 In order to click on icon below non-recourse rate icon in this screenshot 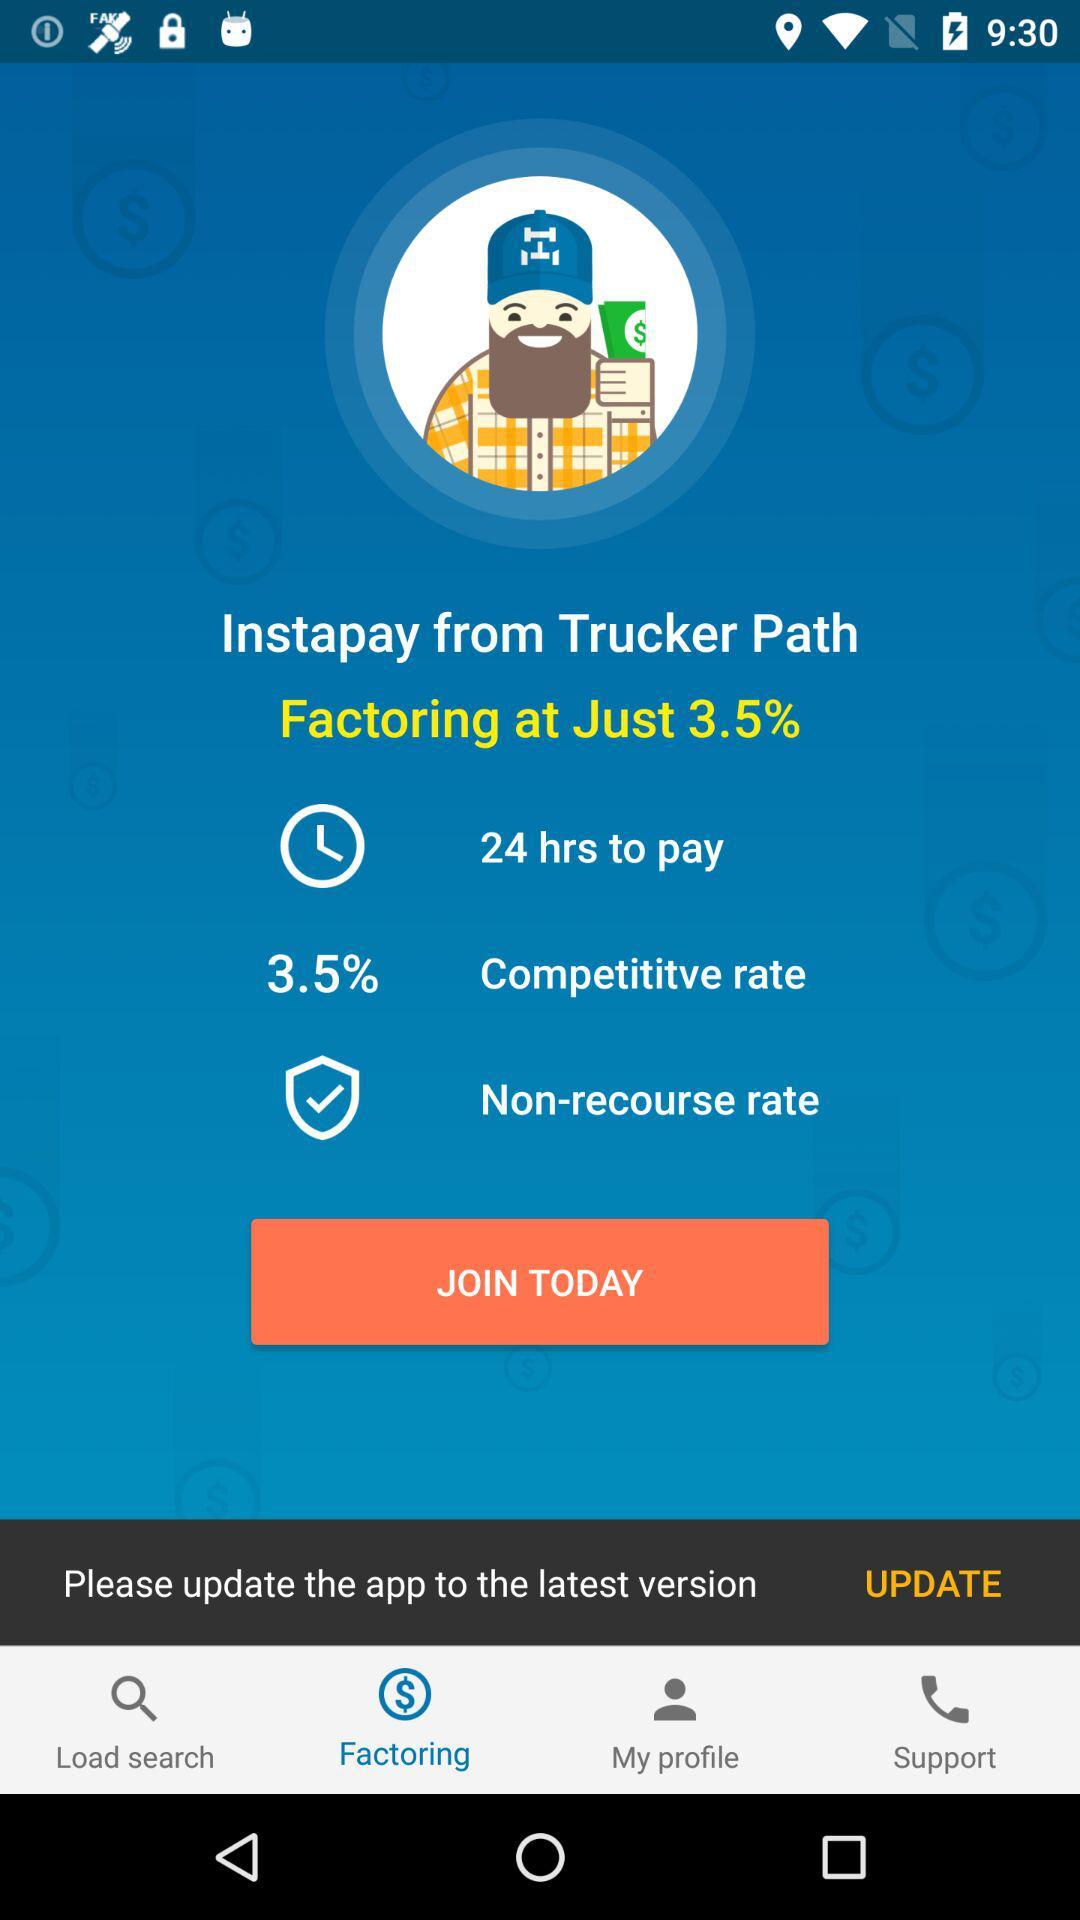, I will do `click(540, 1281)`.